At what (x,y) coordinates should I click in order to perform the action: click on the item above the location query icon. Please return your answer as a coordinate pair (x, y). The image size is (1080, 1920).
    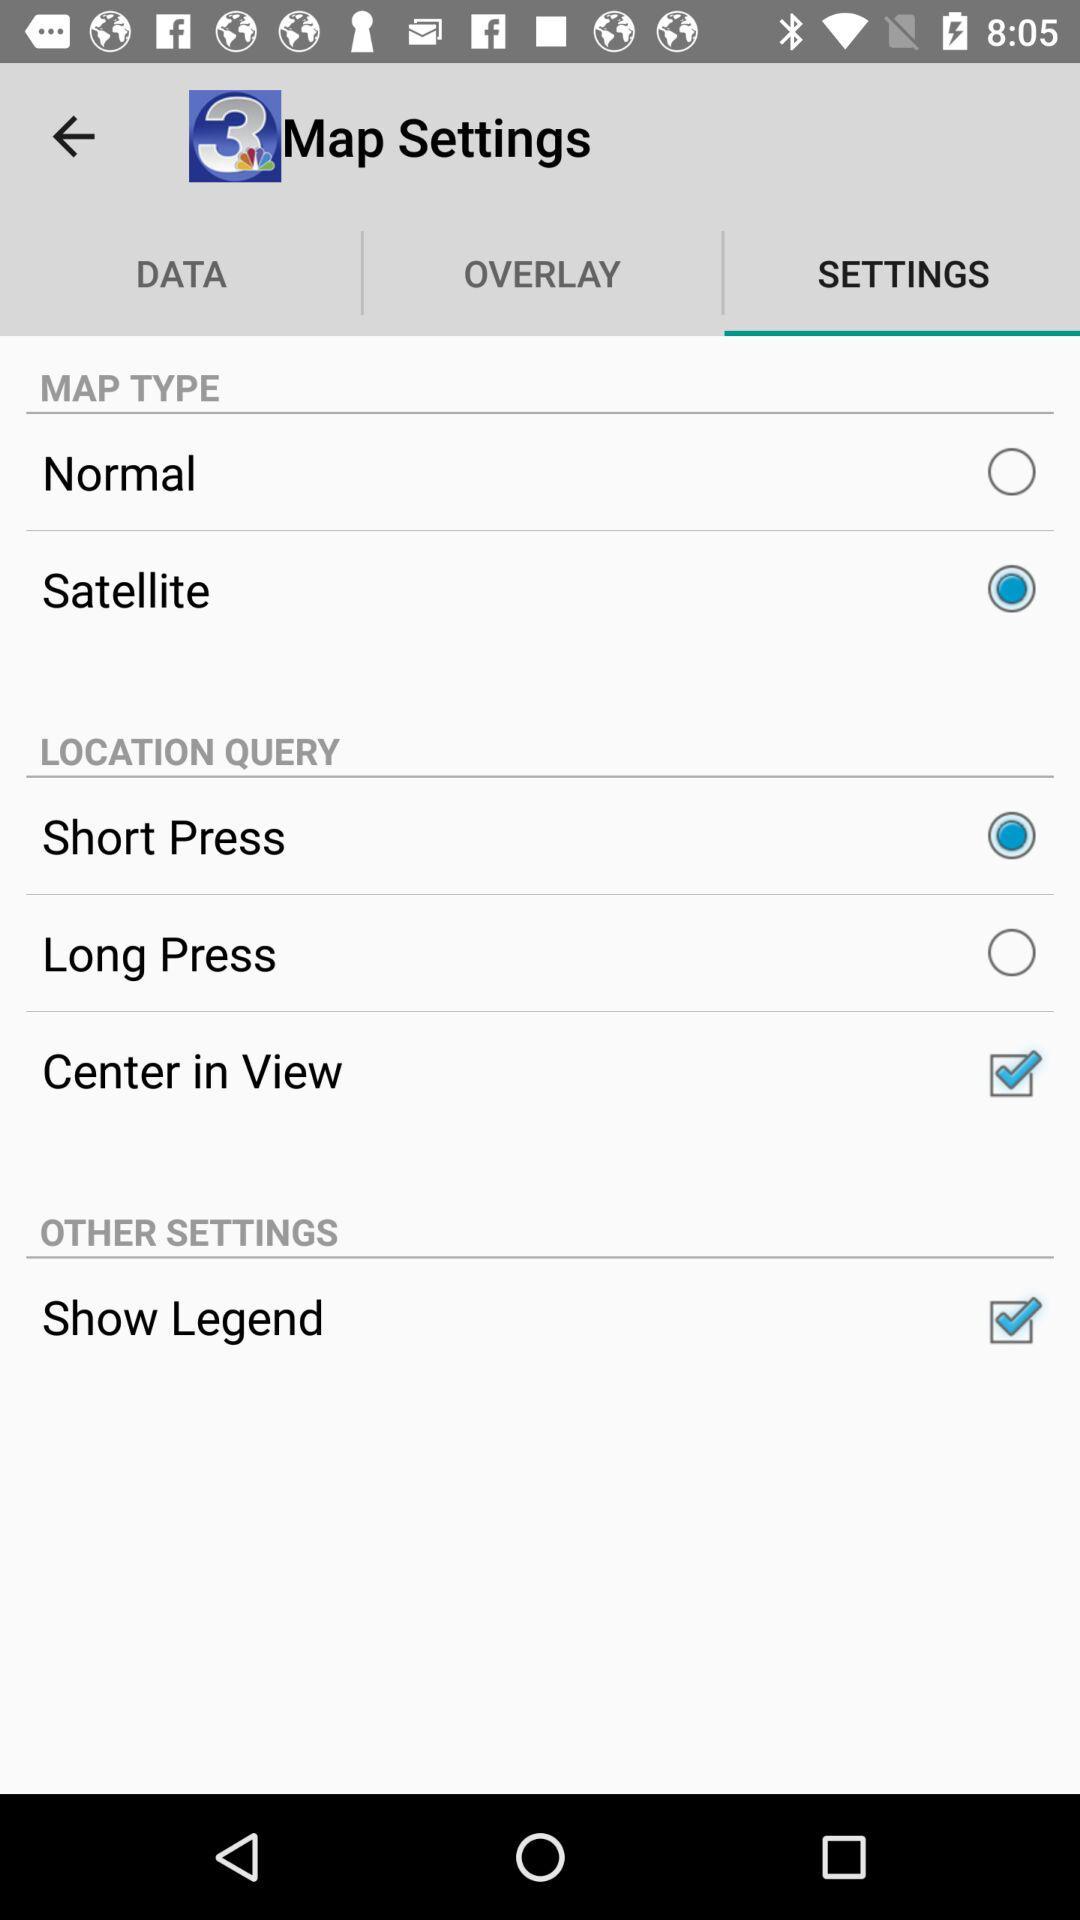
    Looking at the image, I should click on (540, 588).